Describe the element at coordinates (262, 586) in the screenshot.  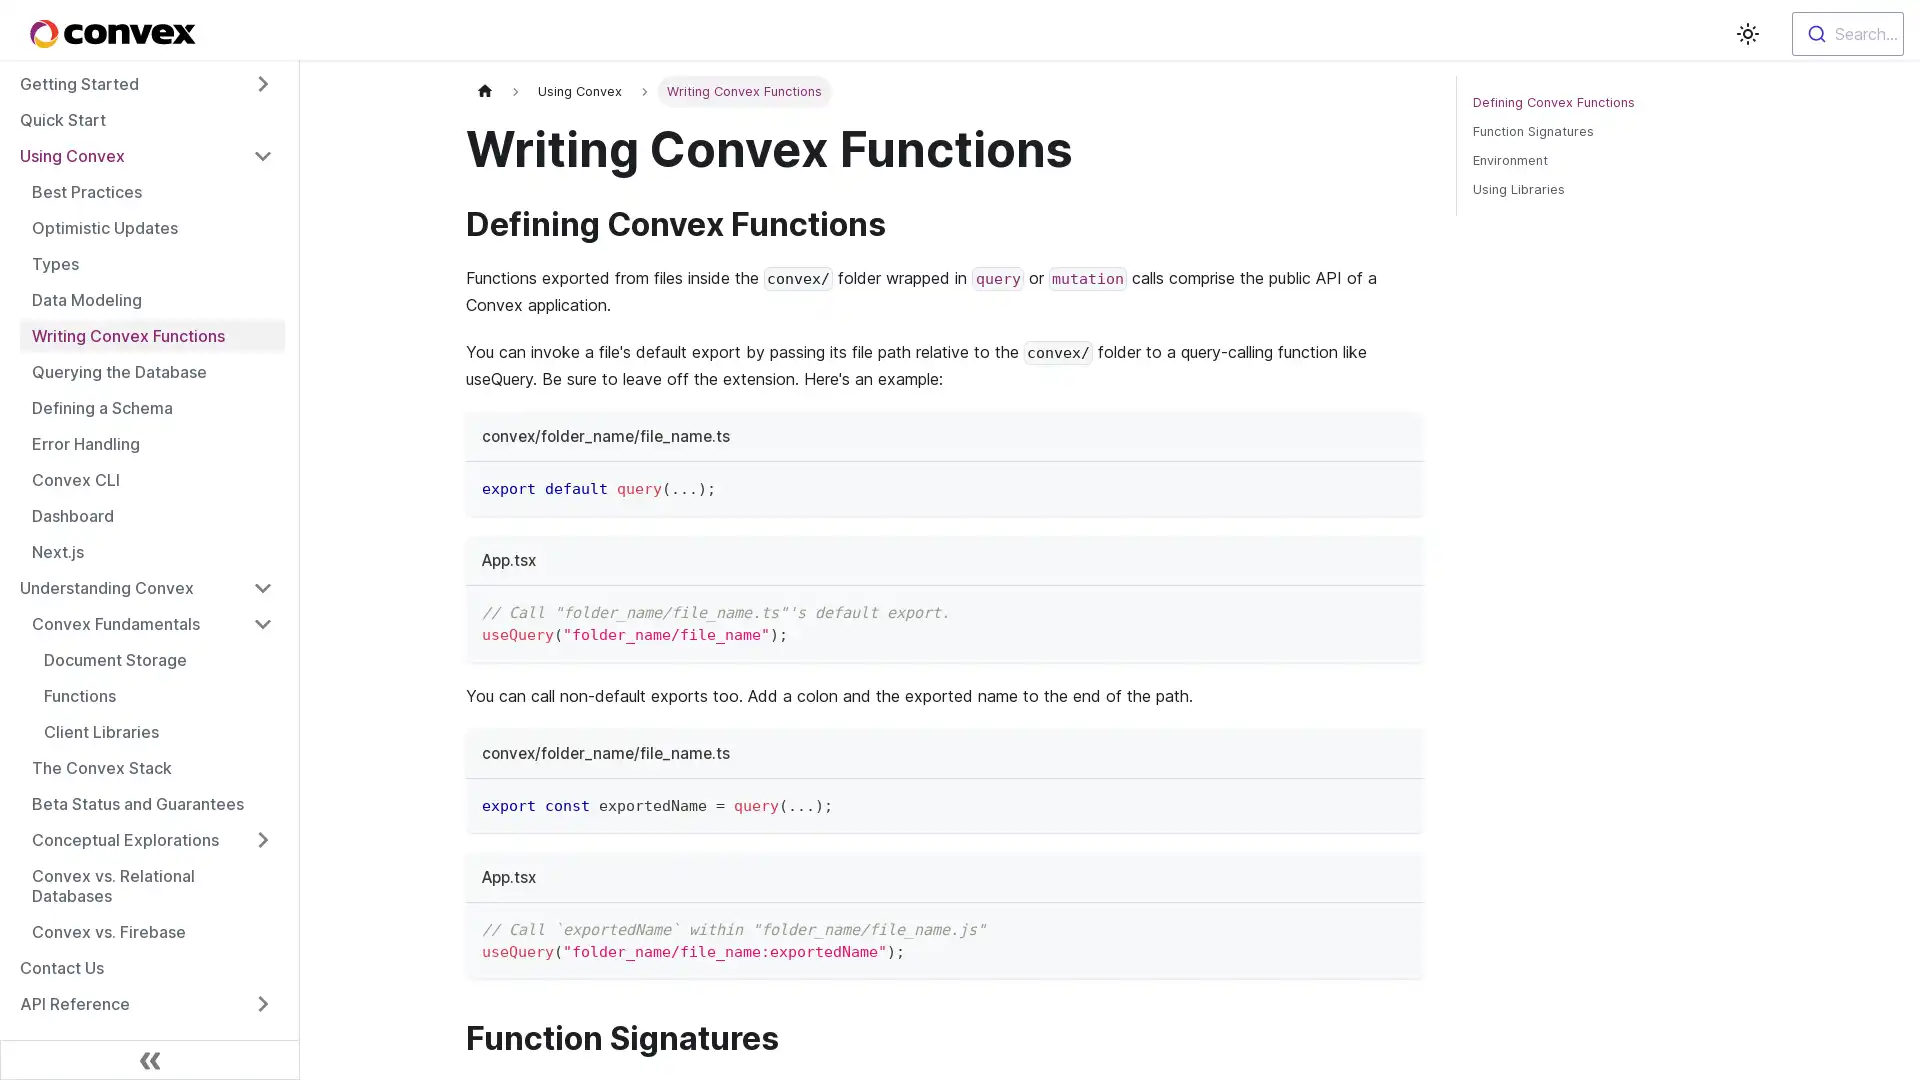
I see `Toggle the collapsible sidebar category 'Understanding Convex'` at that location.